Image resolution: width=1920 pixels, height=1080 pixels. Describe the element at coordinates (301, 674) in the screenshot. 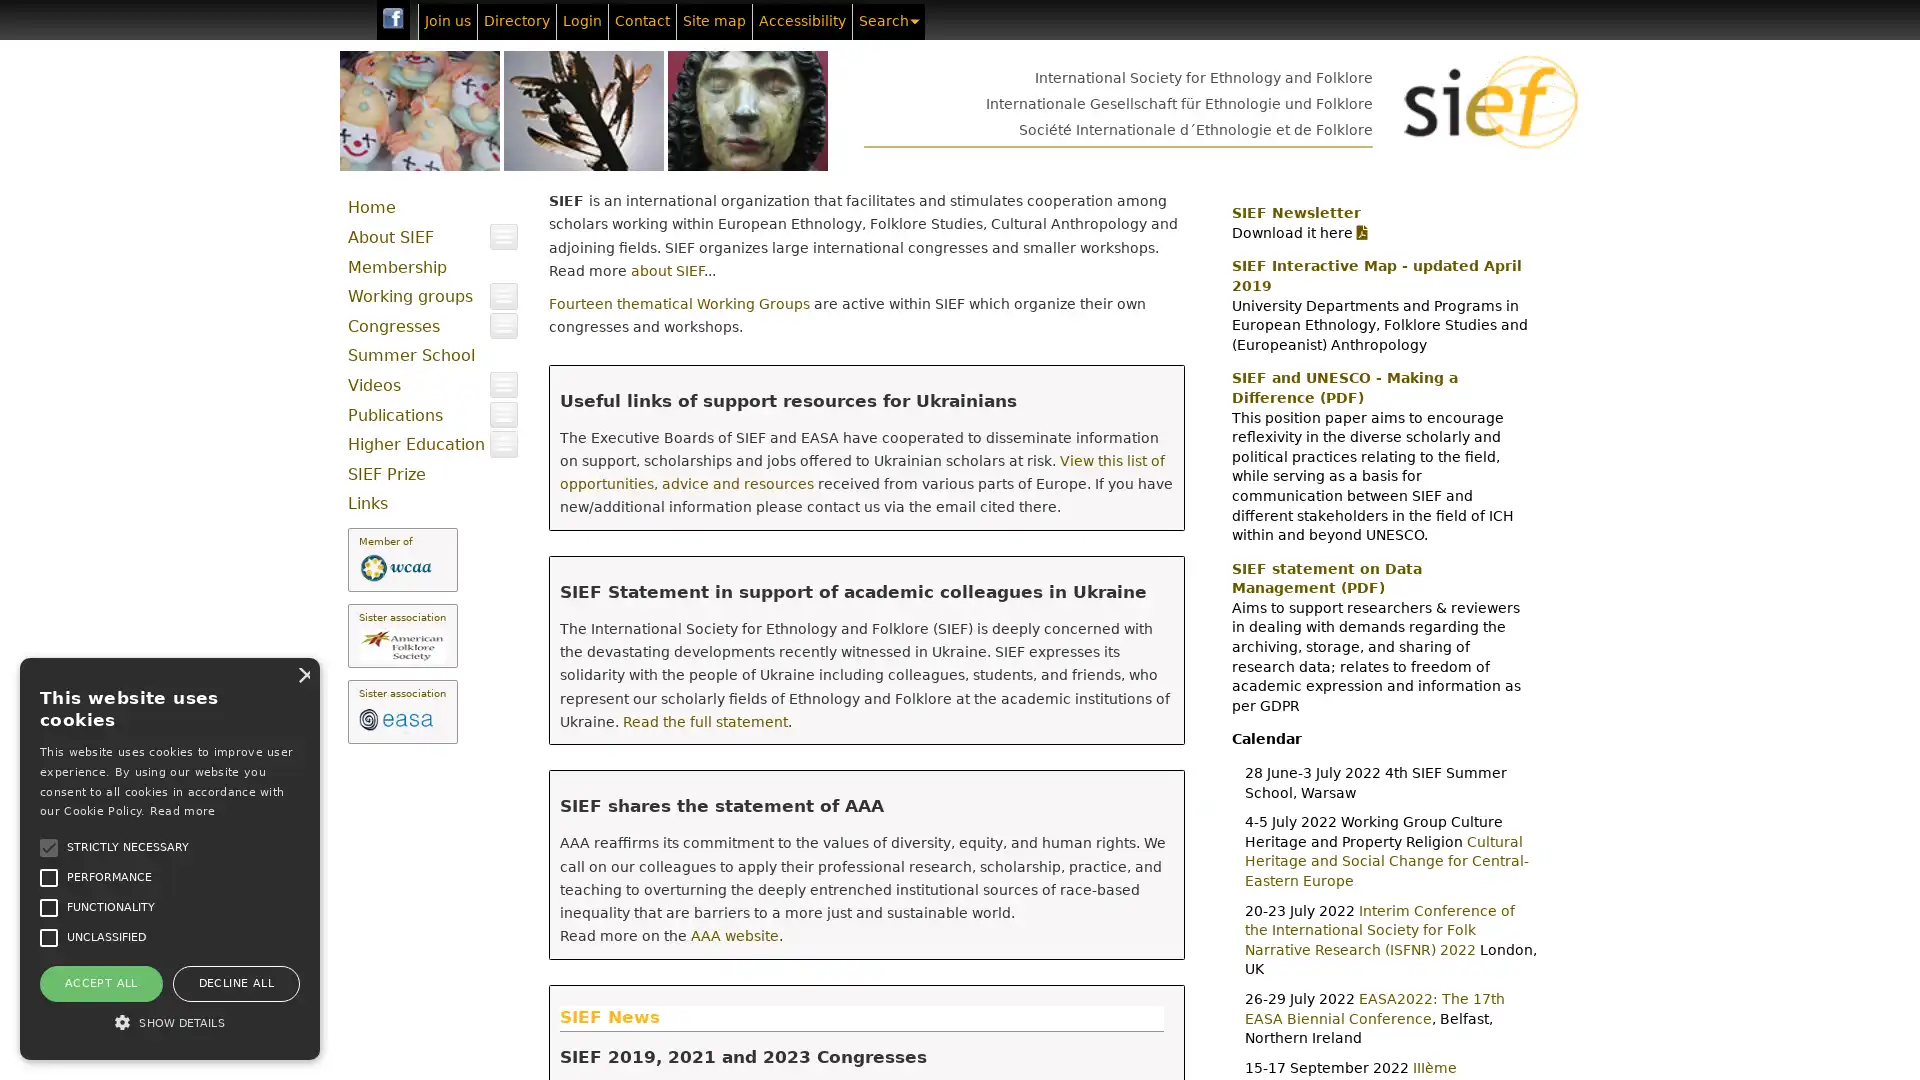

I see `Close` at that location.